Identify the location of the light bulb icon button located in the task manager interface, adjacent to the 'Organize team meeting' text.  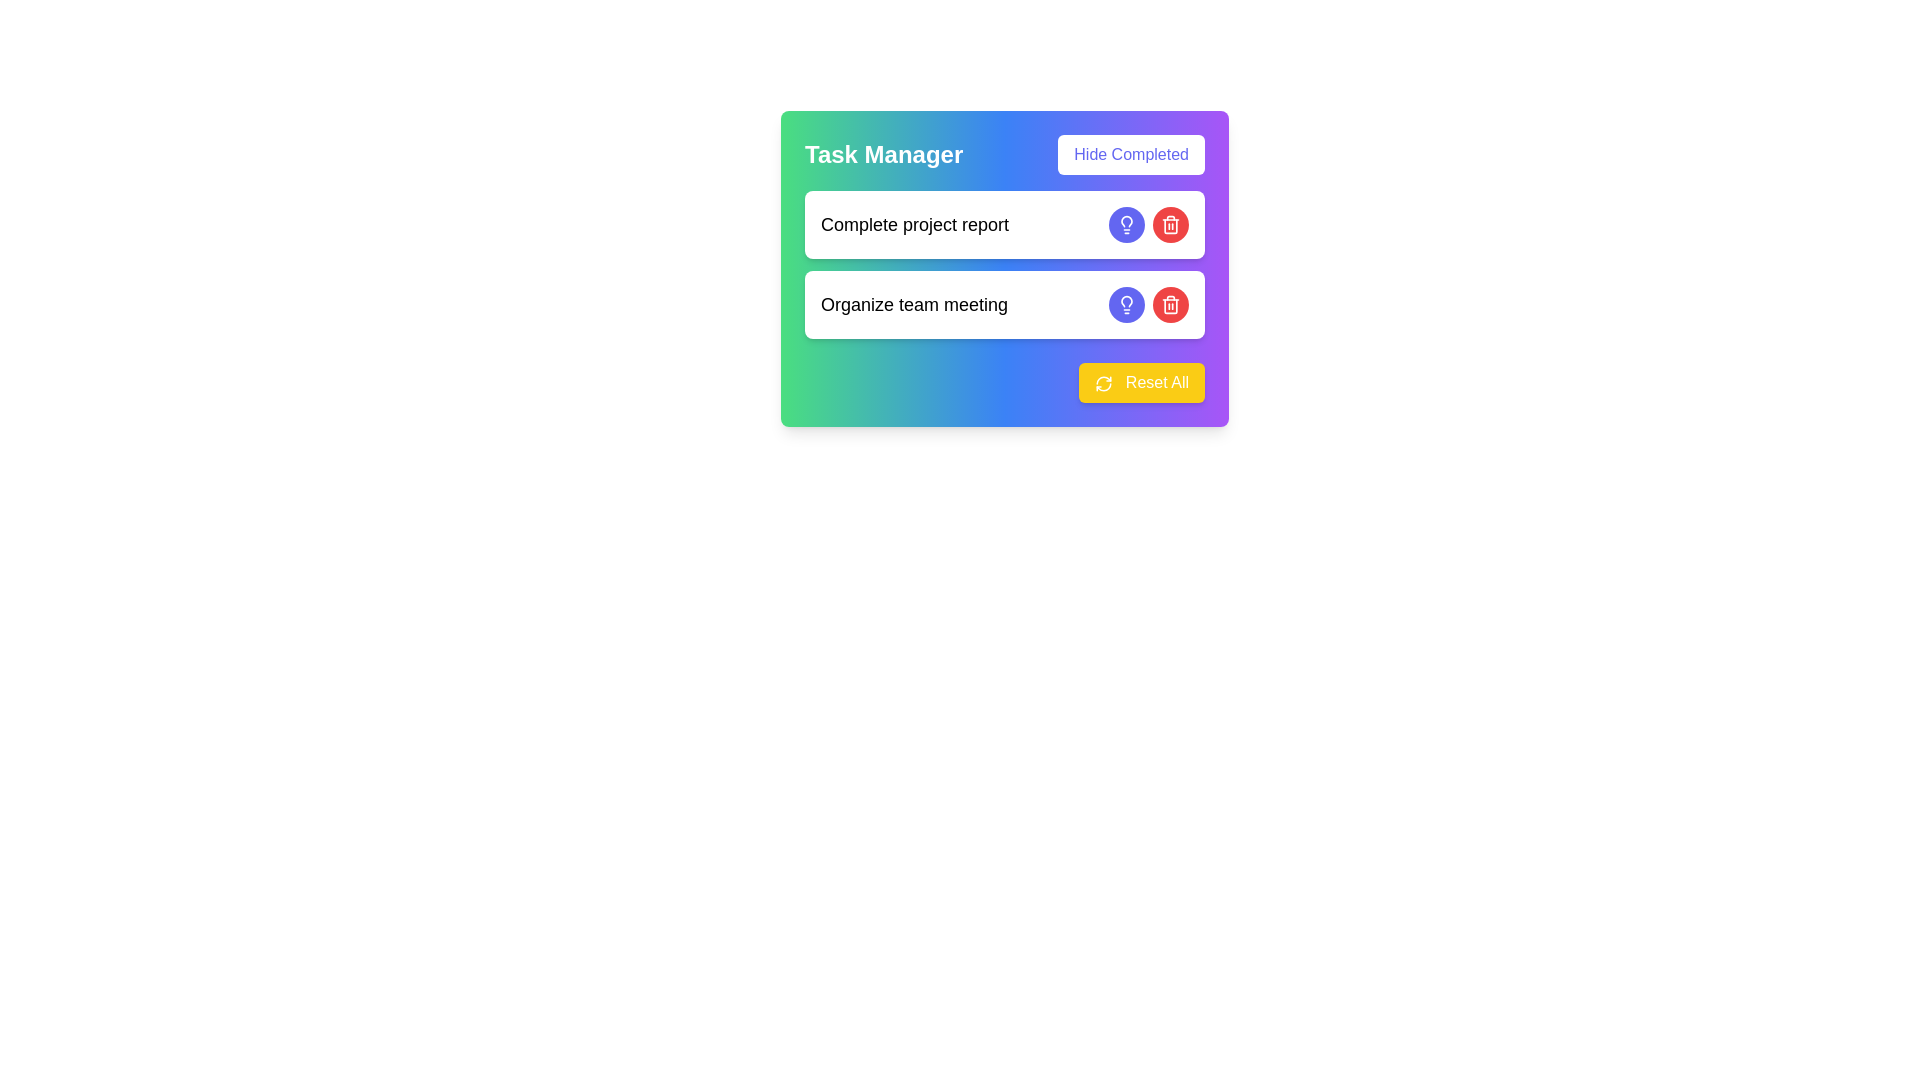
(1127, 224).